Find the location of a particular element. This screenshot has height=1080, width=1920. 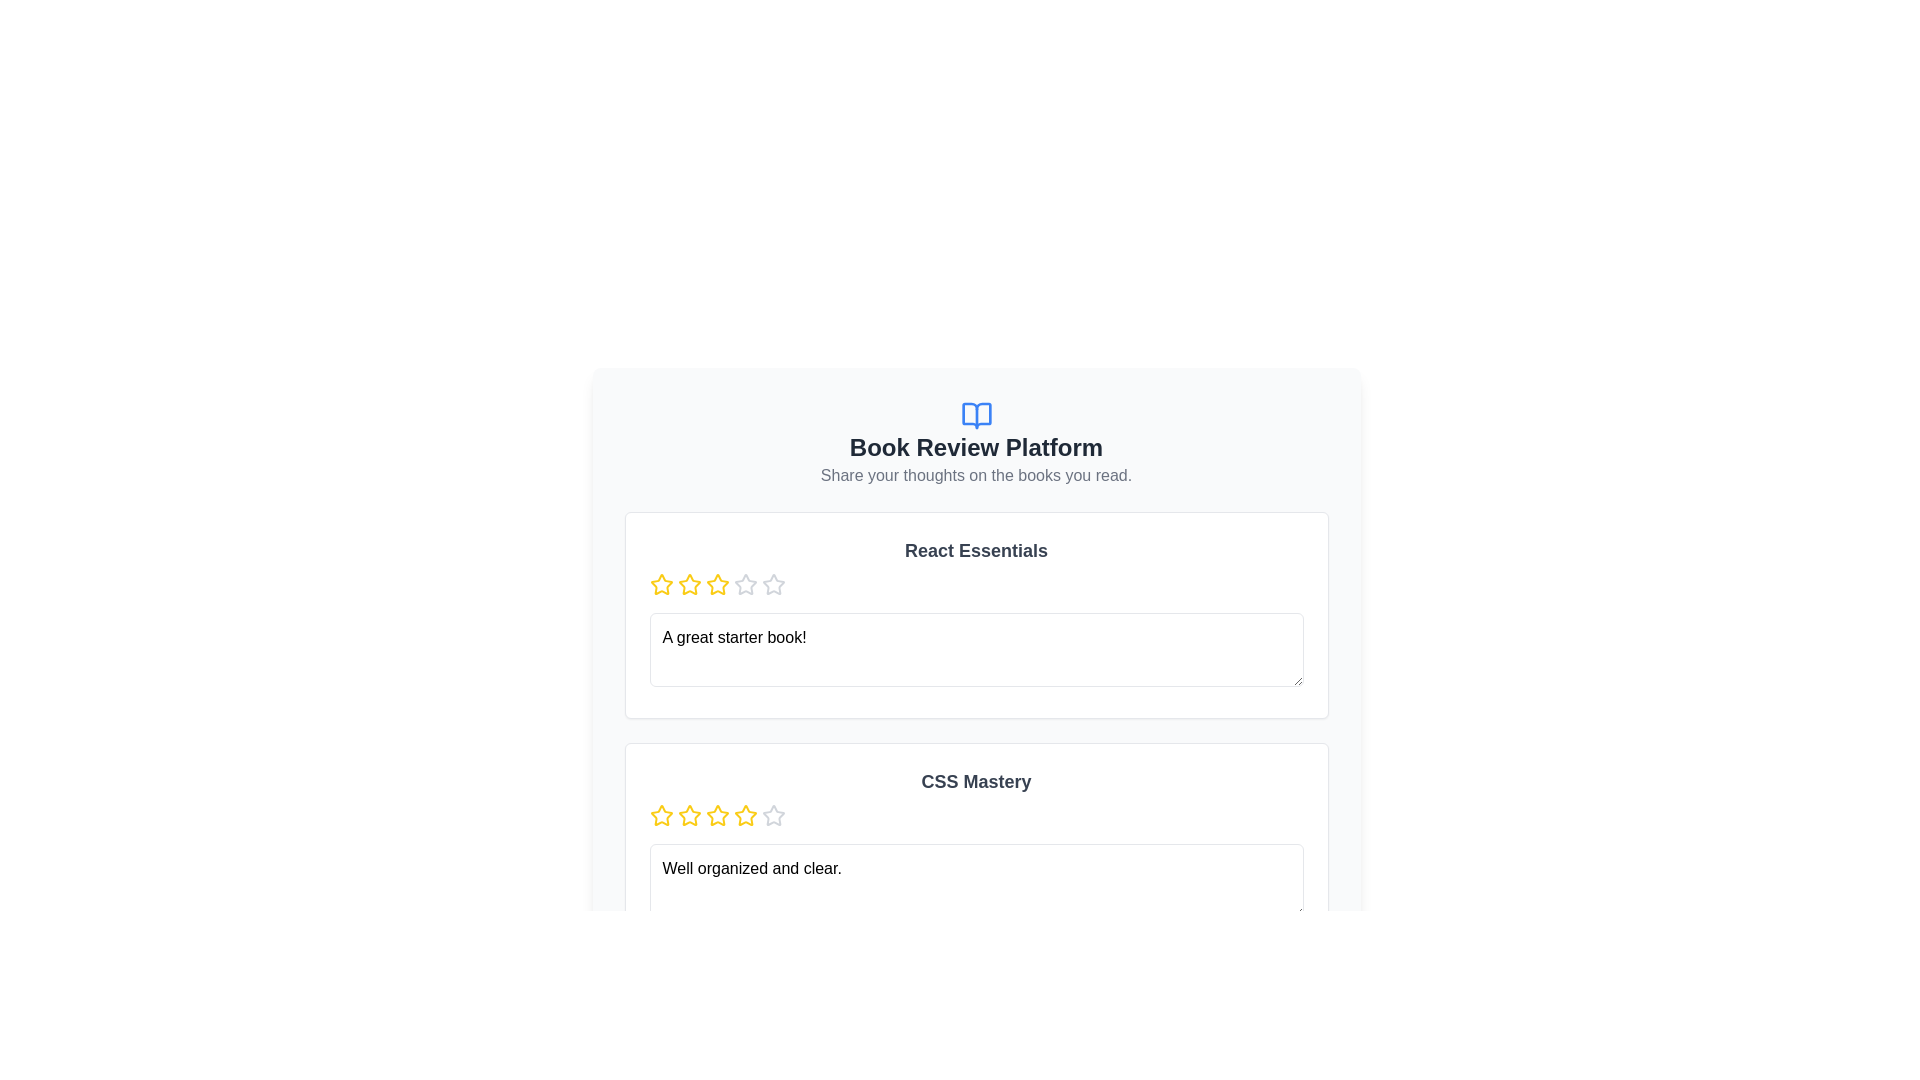

the second yellow star icon is located at coordinates (689, 815).